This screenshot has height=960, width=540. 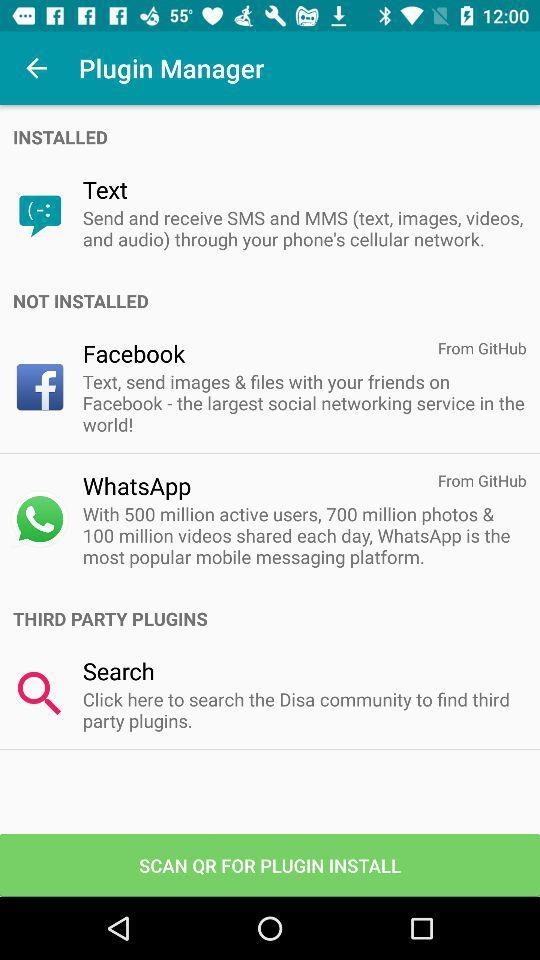 What do you see at coordinates (303, 710) in the screenshot?
I see `item above scan qr for item` at bounding box center [303, 710].